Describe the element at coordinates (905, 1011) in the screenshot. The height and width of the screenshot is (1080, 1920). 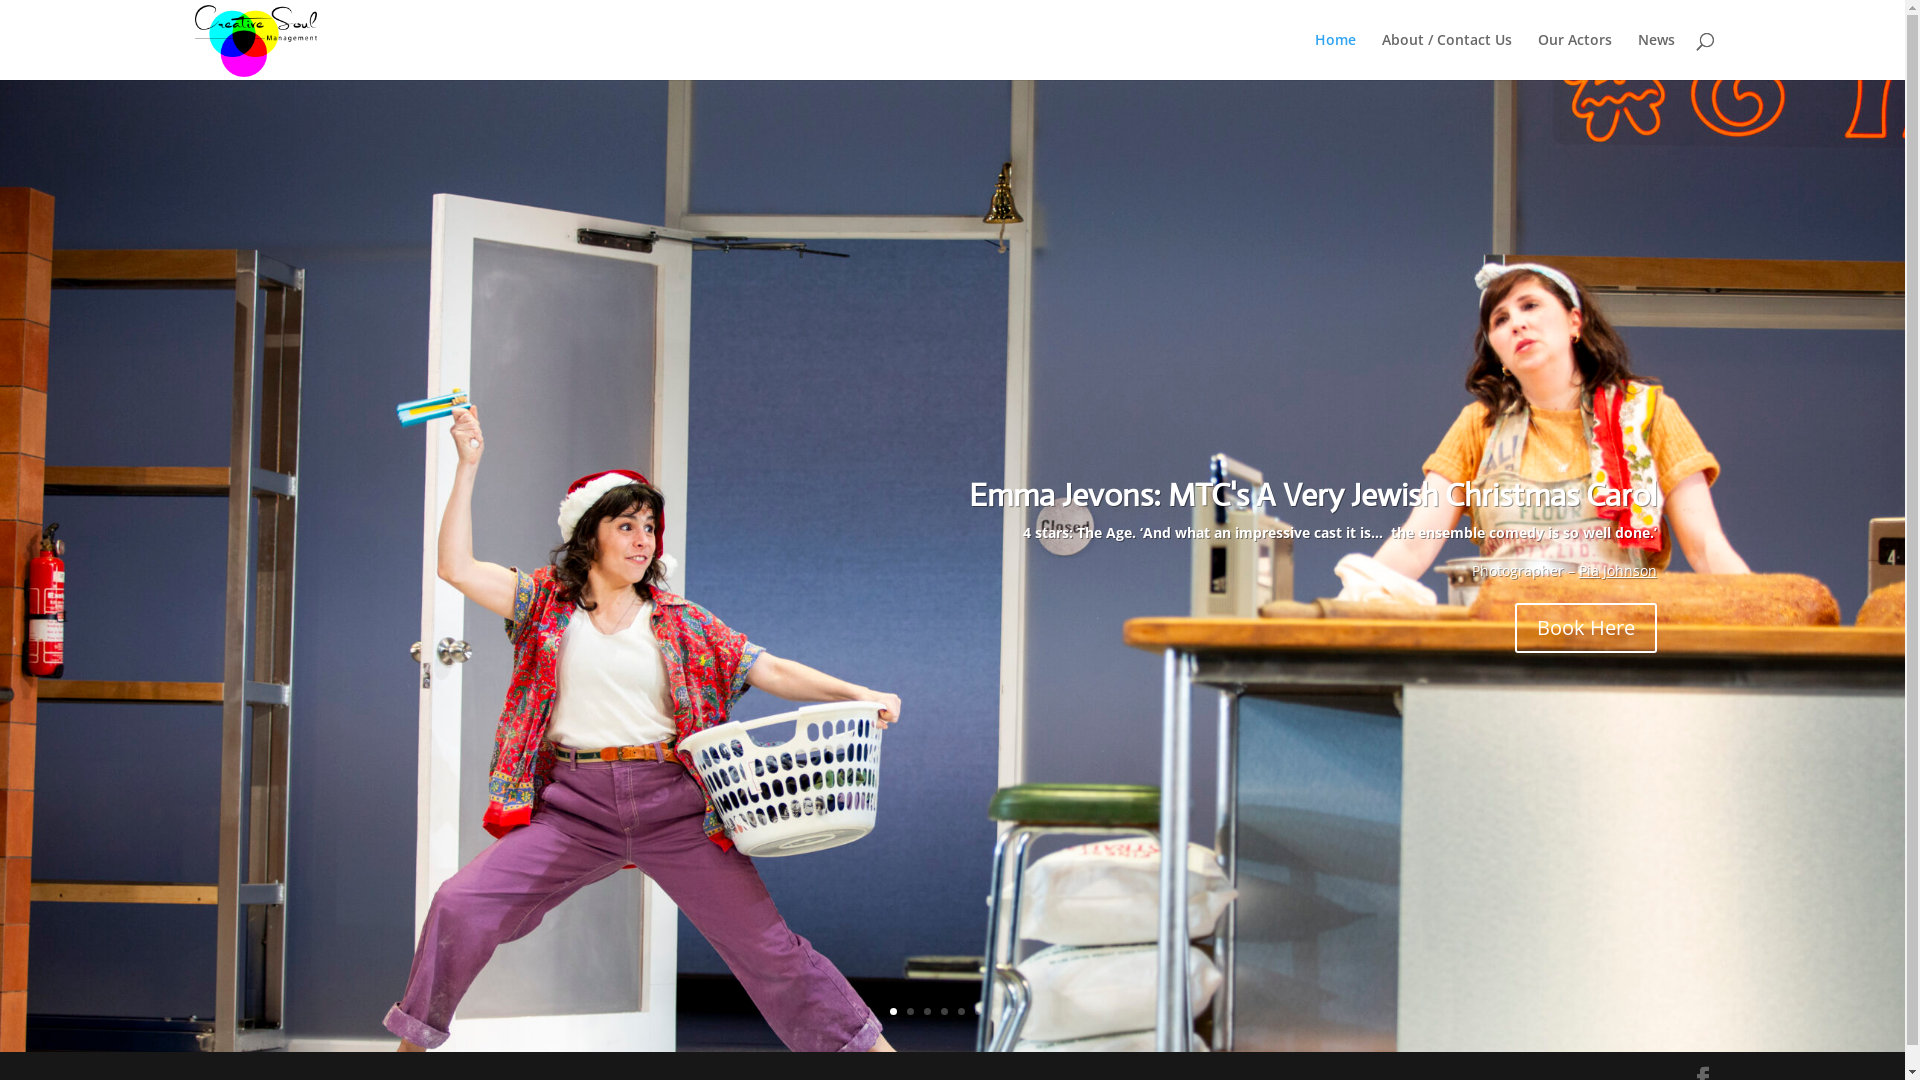
I see `'2'` at that location.